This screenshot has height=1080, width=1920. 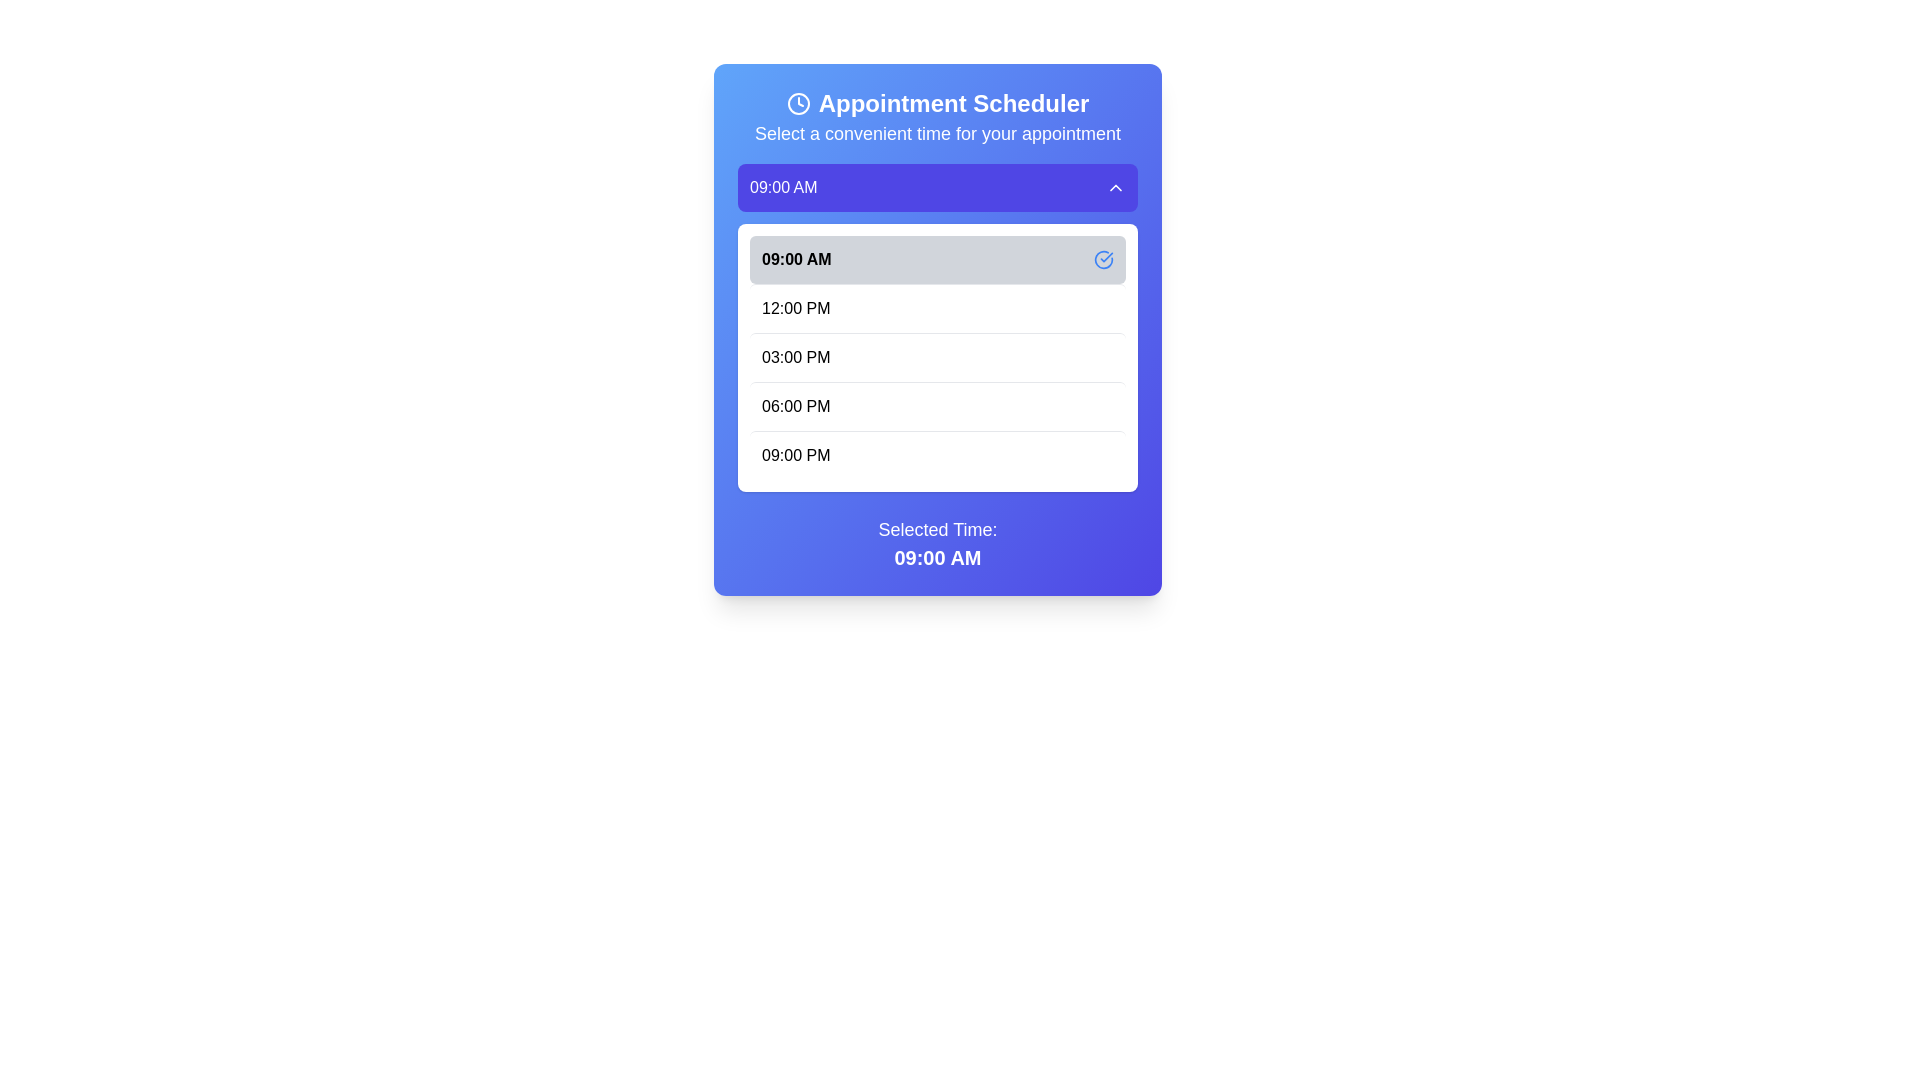 What do you see at coordinates (936, 308) in the screenshot?
I see `to select the time slot displaying '12:00 PM', which is the second option in the vertical list of time slots` at bounding box center [936, 308].